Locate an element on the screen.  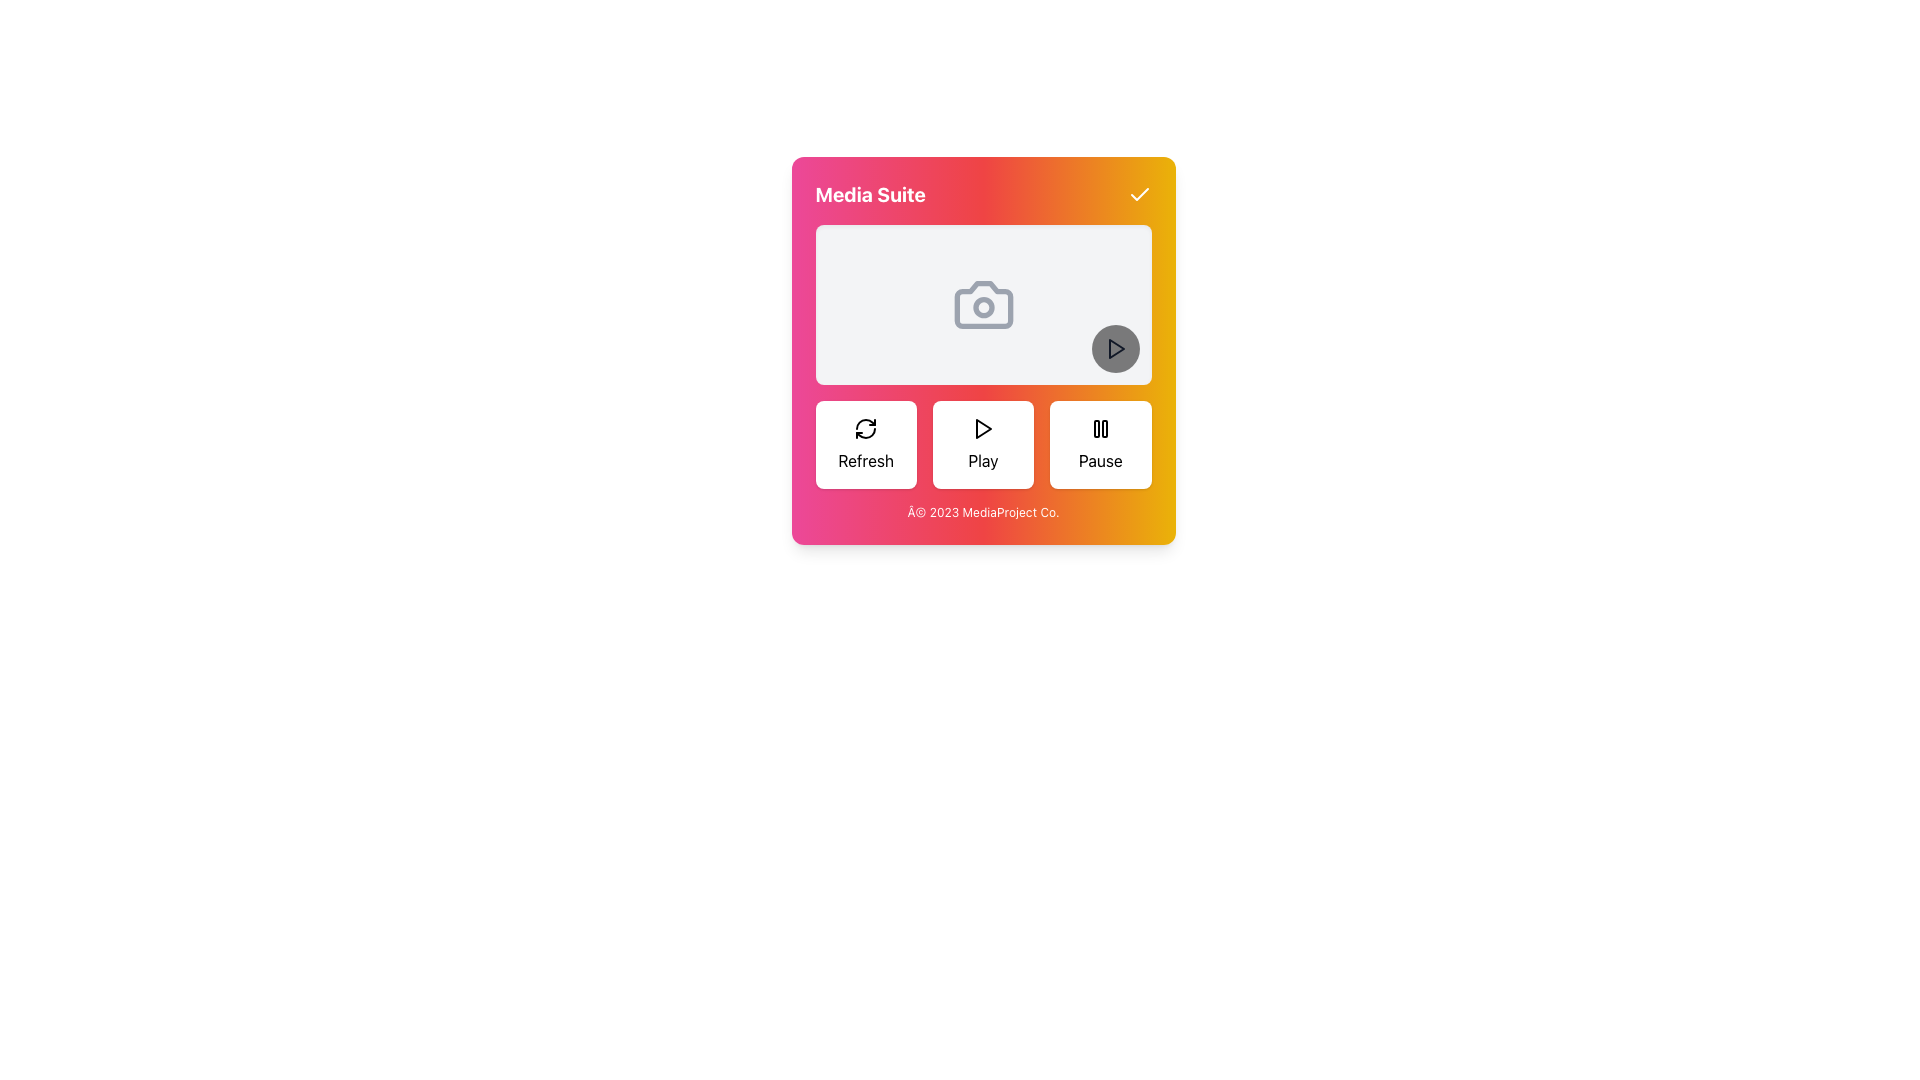
the play icon, which is located in the middle of the white 'Play' button in the central panel of the interface is located at coordinates (983, 427).